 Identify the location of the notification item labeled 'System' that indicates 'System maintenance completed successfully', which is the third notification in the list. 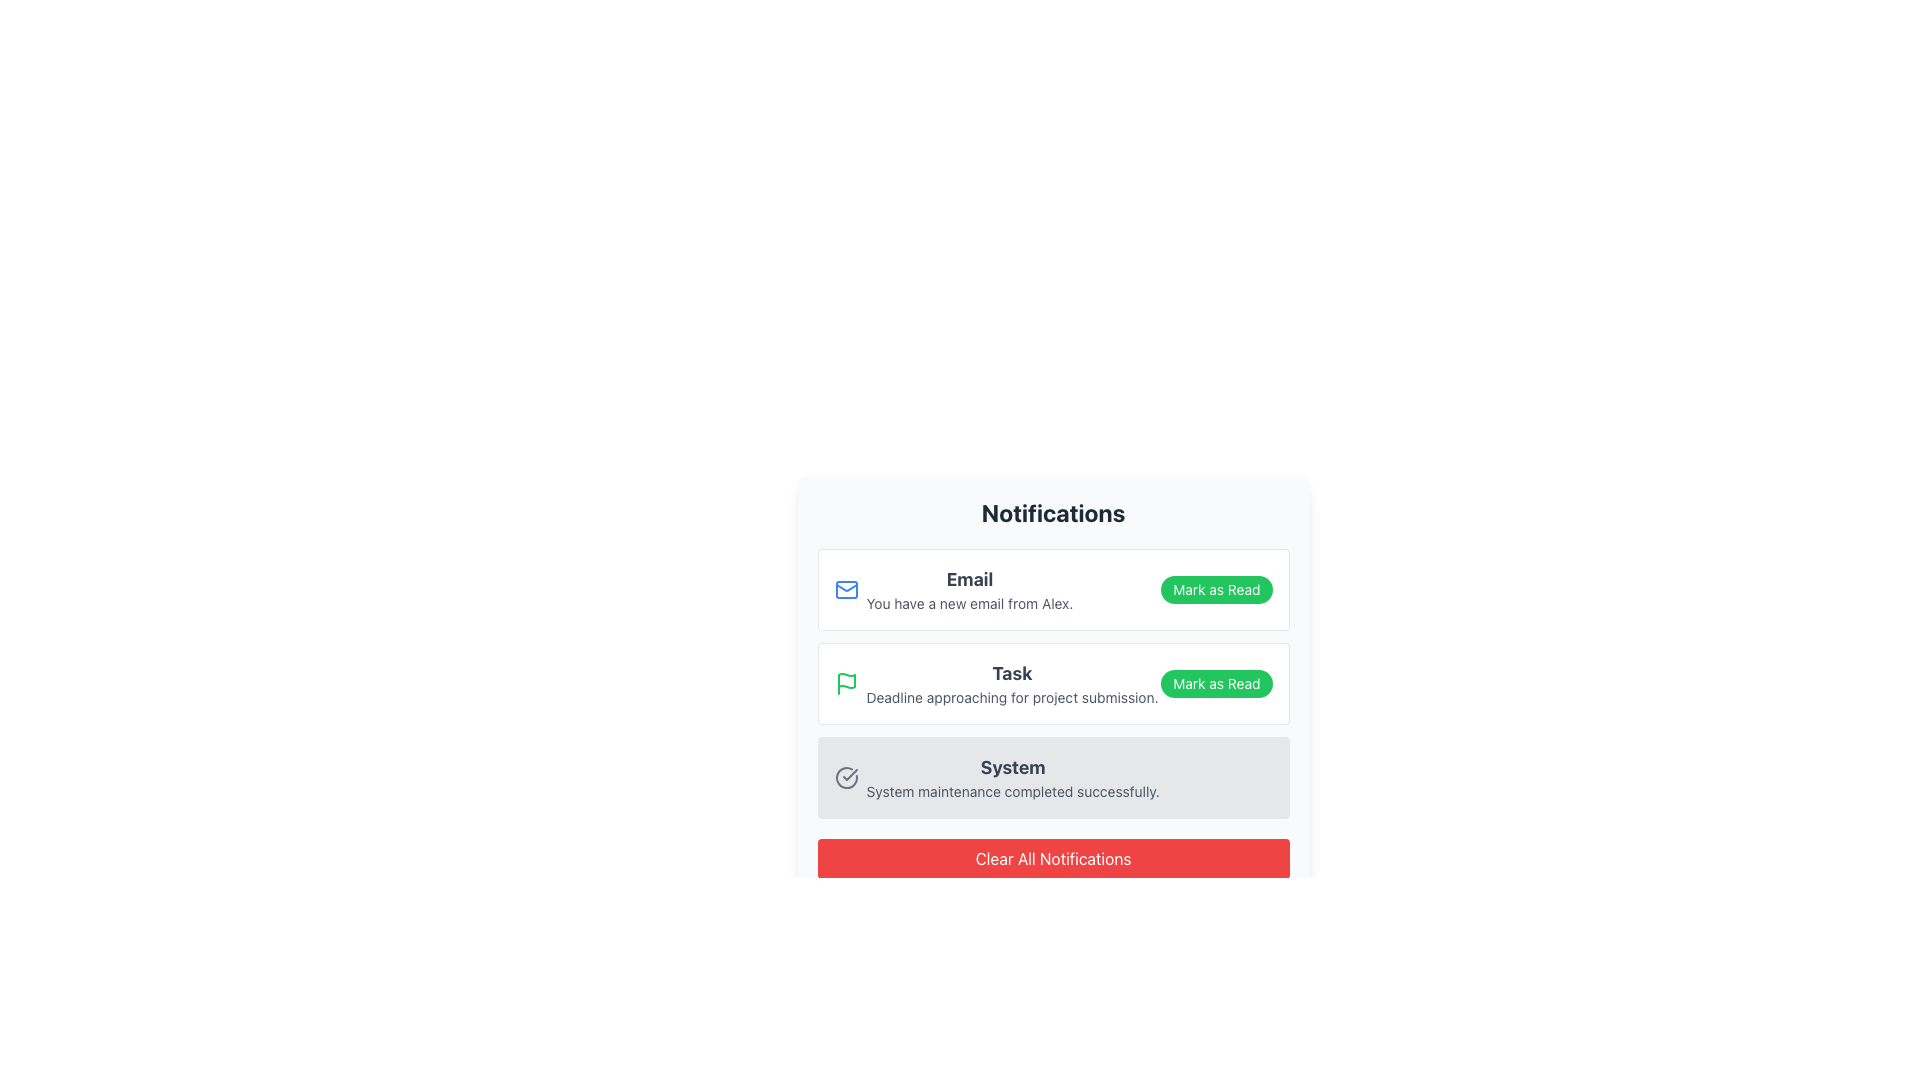
(1052, 777).